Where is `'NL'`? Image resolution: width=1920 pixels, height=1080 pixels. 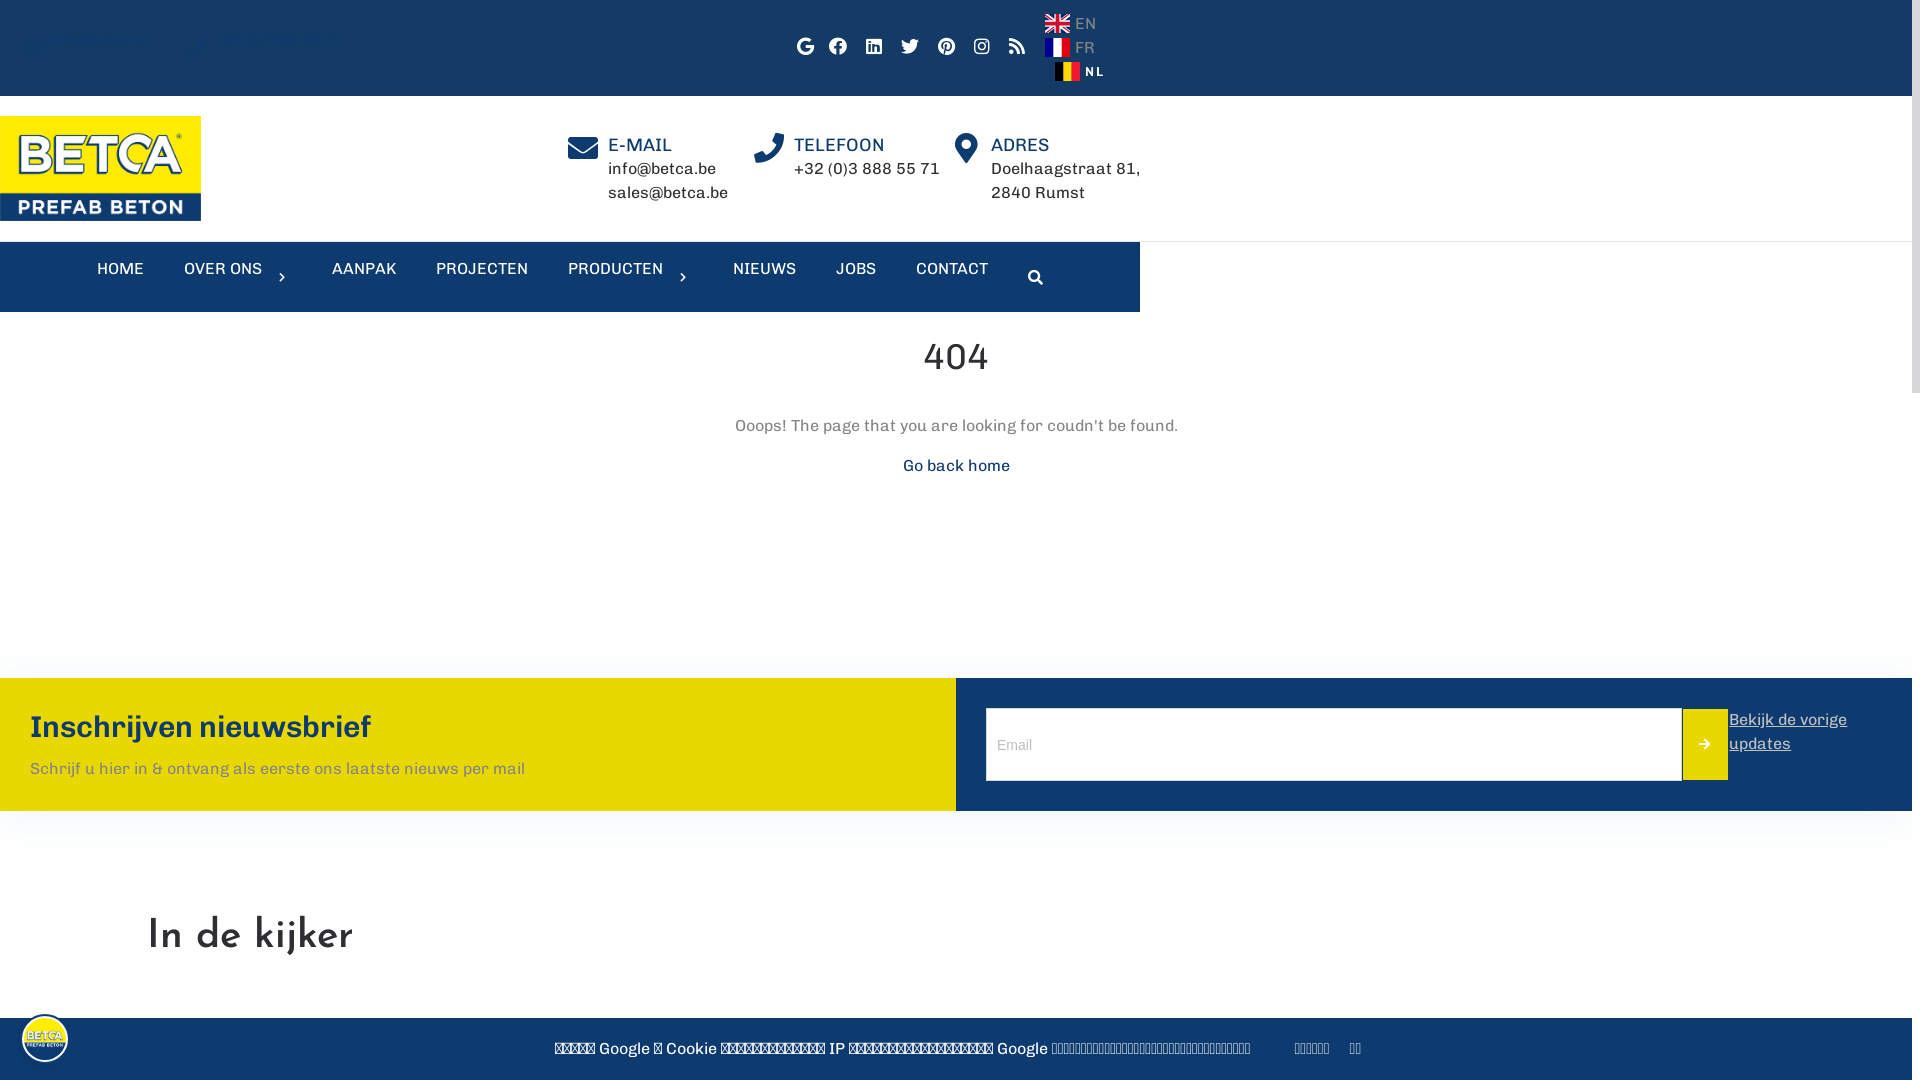
'NL' is located at coordinates (1044, 71).